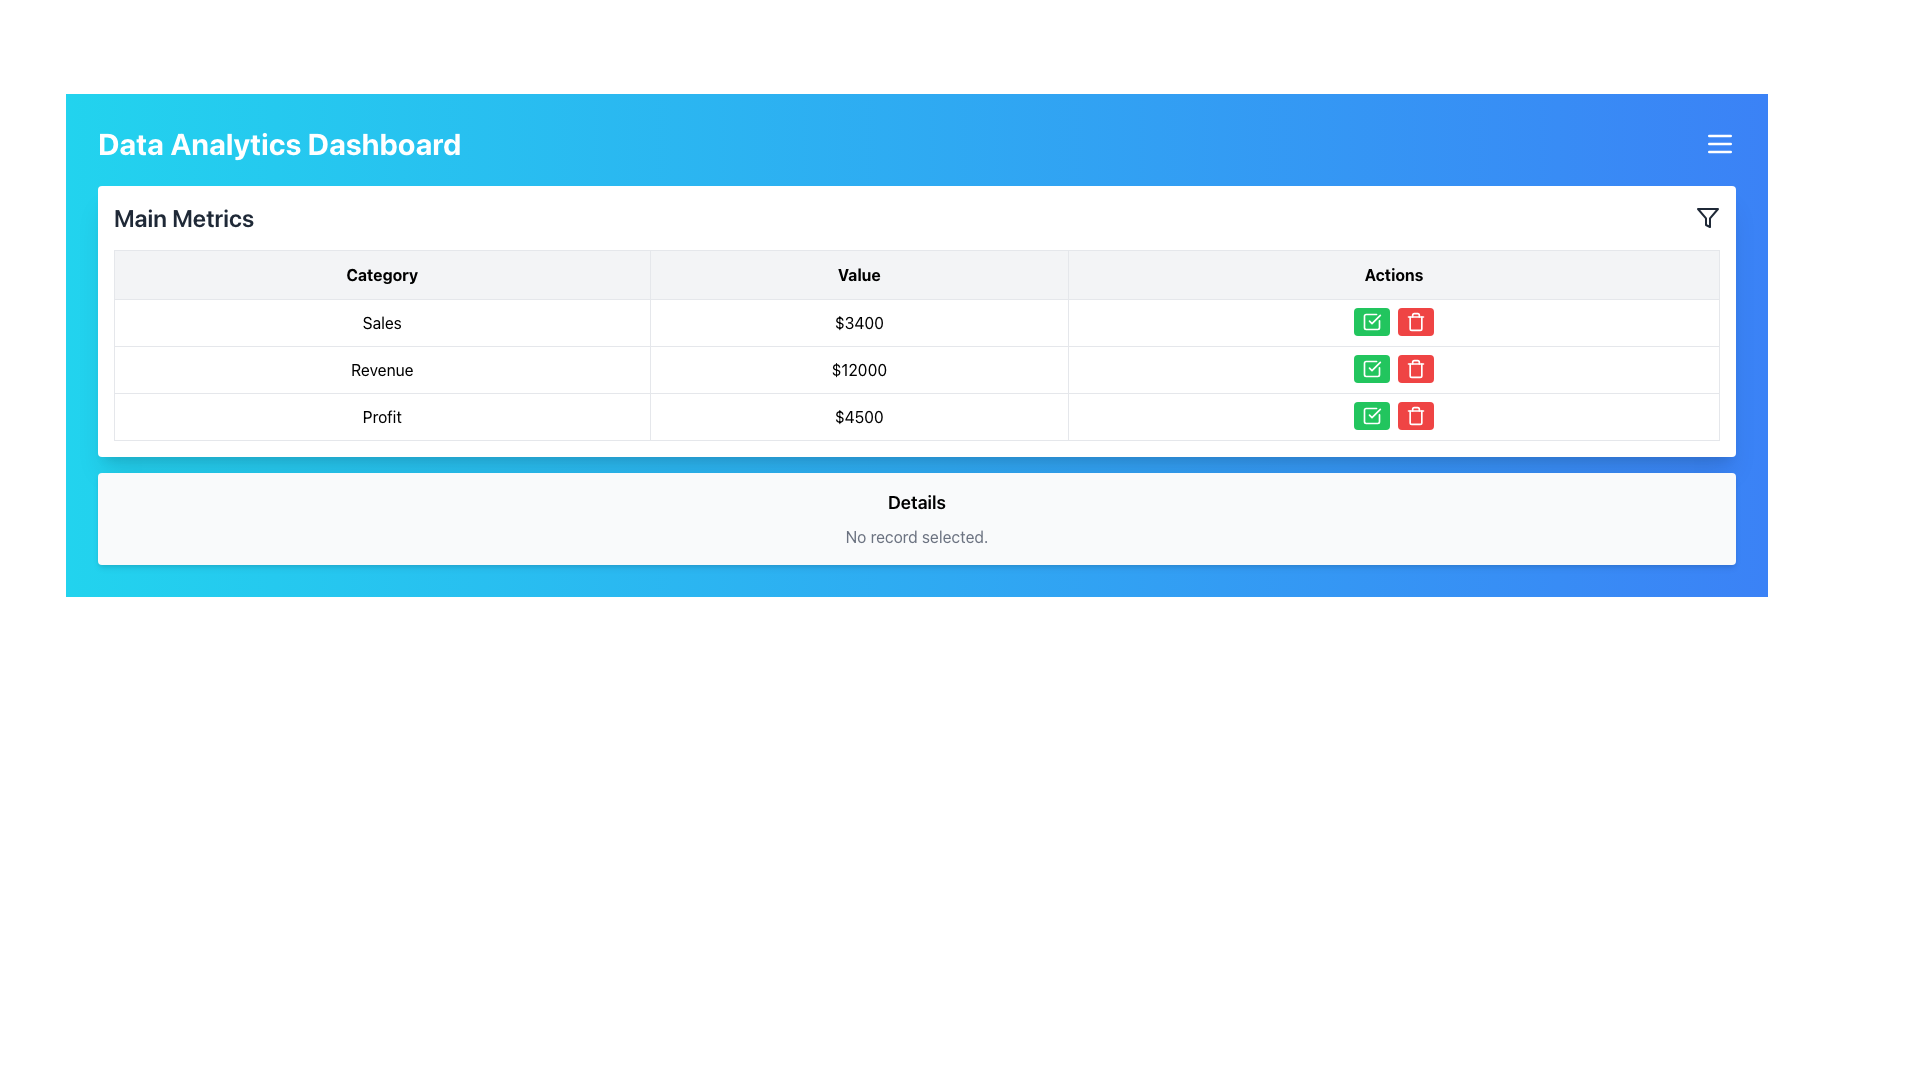 The height and width of the screenshot is (1080, 1920). I want to click on the red rectangular button with rounded corners containing a trash can icon, located, so click(1415, 320).